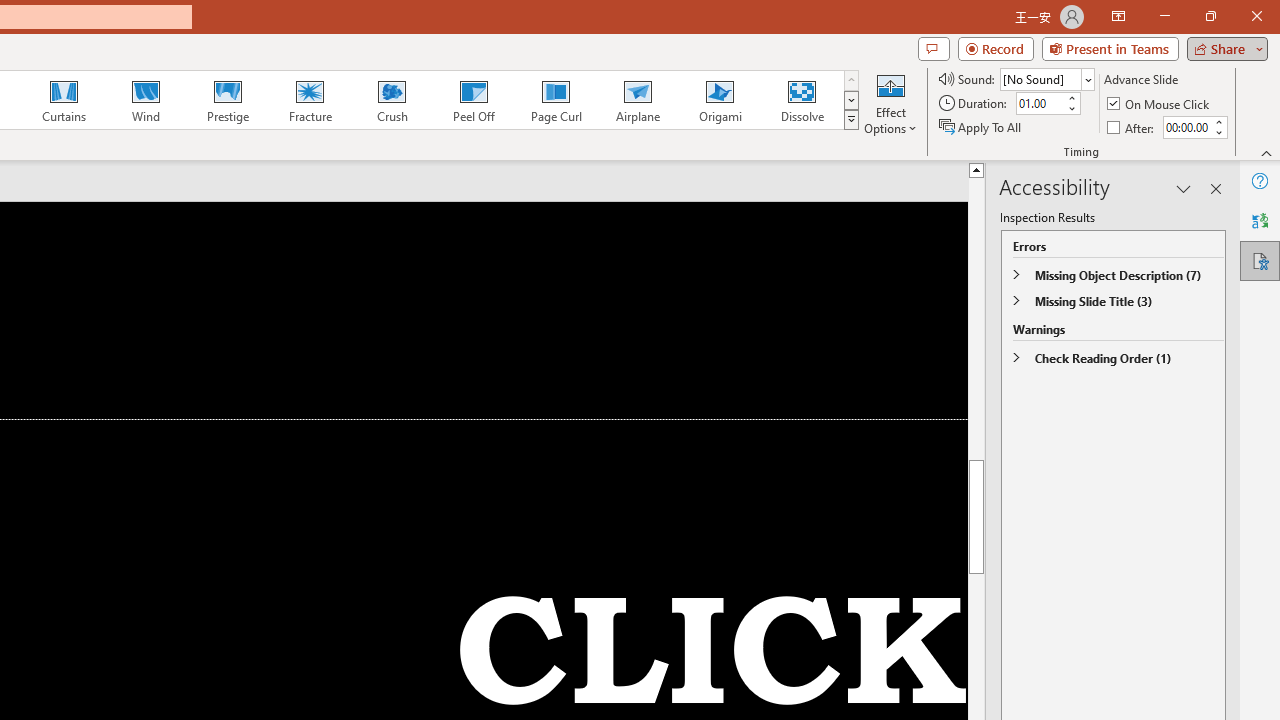 The image size is (1280, 720). I want to click on 'Effect Options', so click(889, 103).